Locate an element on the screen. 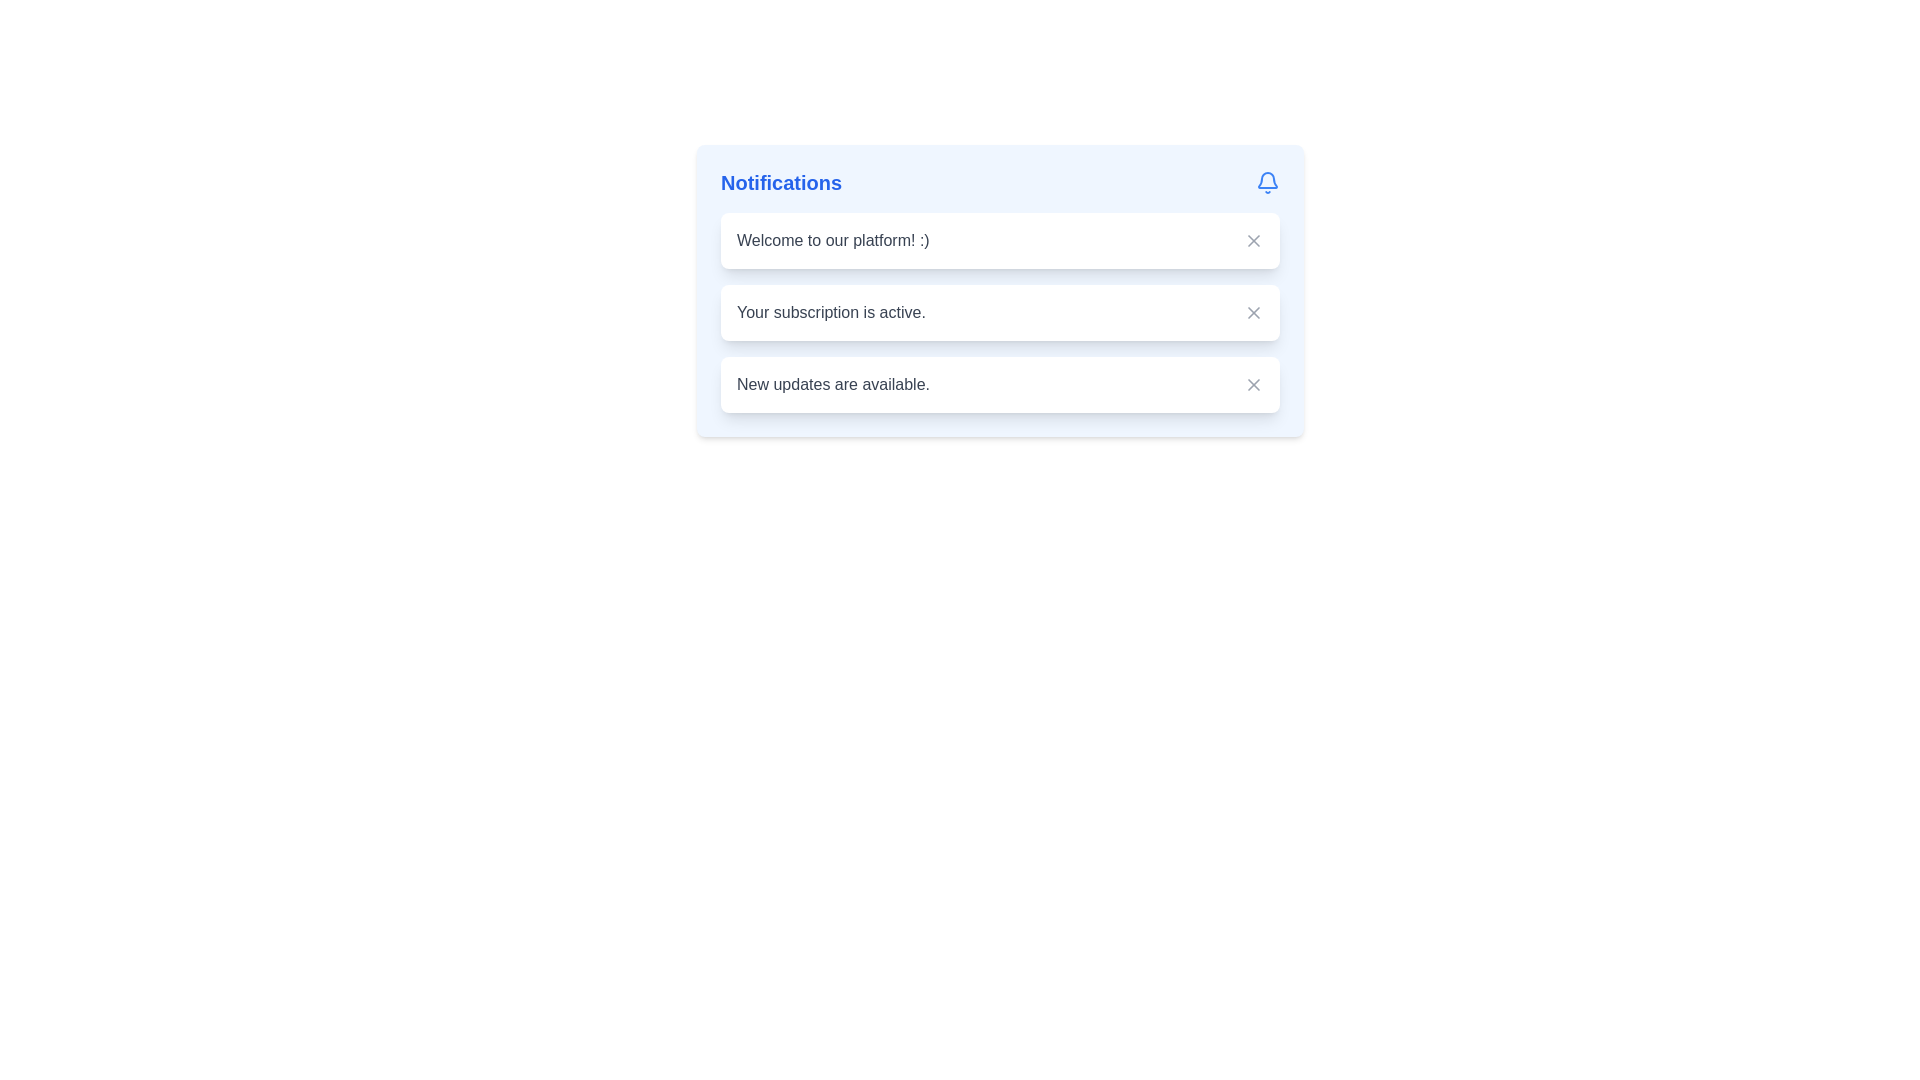 The height and width of the screenshot is (1080, 1920). the close button 'X' icon within the third notification card, which is represented by a diagonal line from the upper right to the lower left corner is located at coordinates (1252, 385).